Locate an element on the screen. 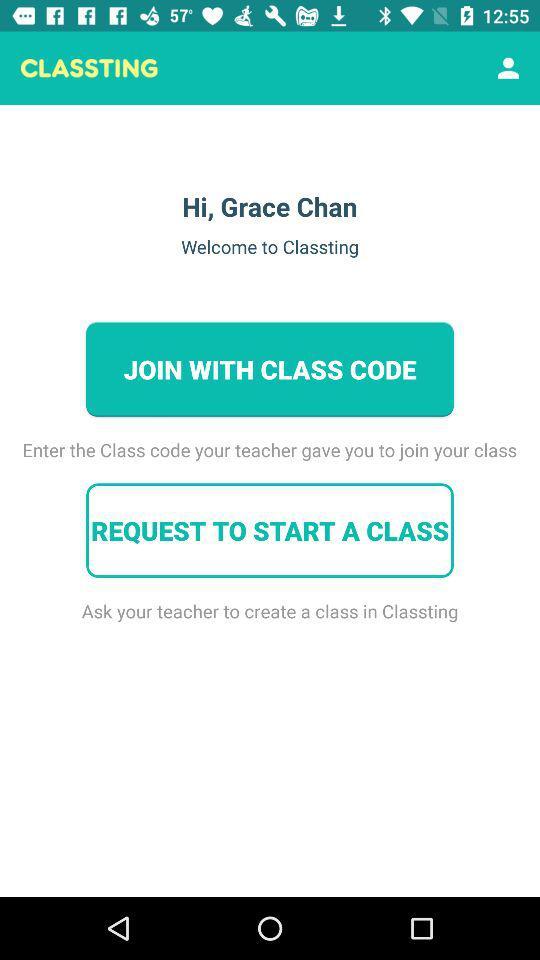  request to start icon is located at coordinates (270, 529).